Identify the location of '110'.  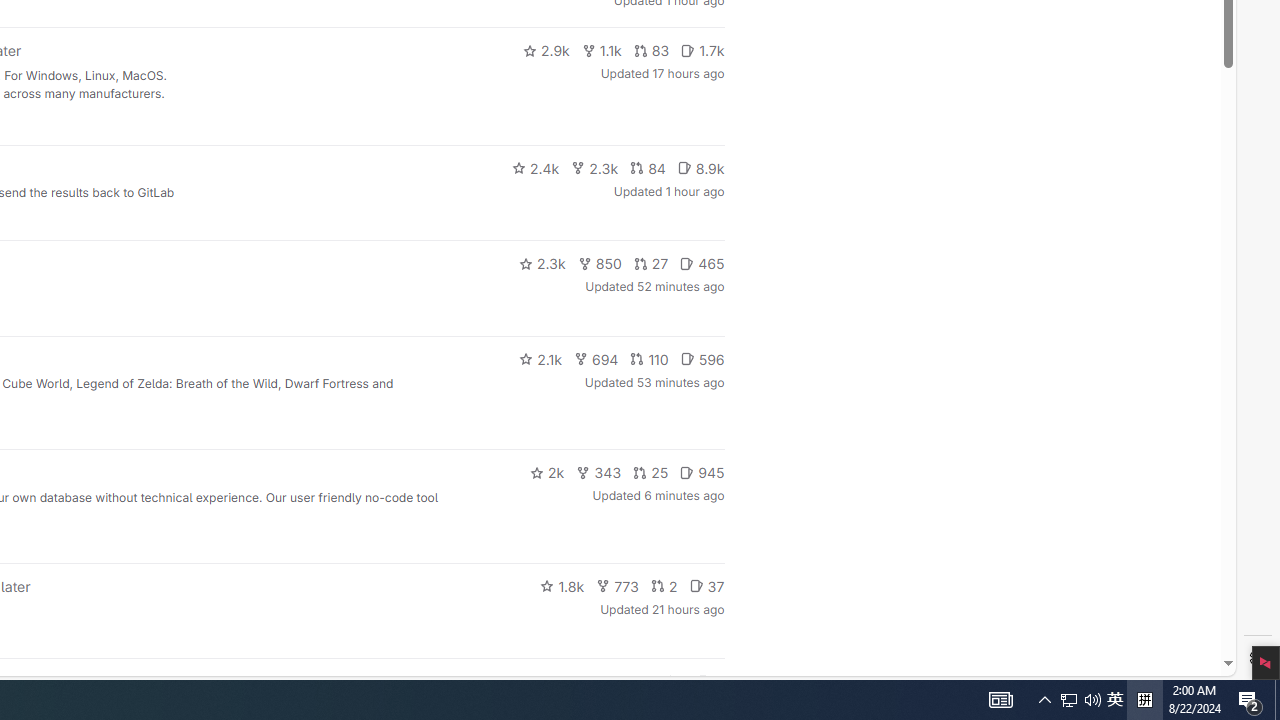
(649, 357).